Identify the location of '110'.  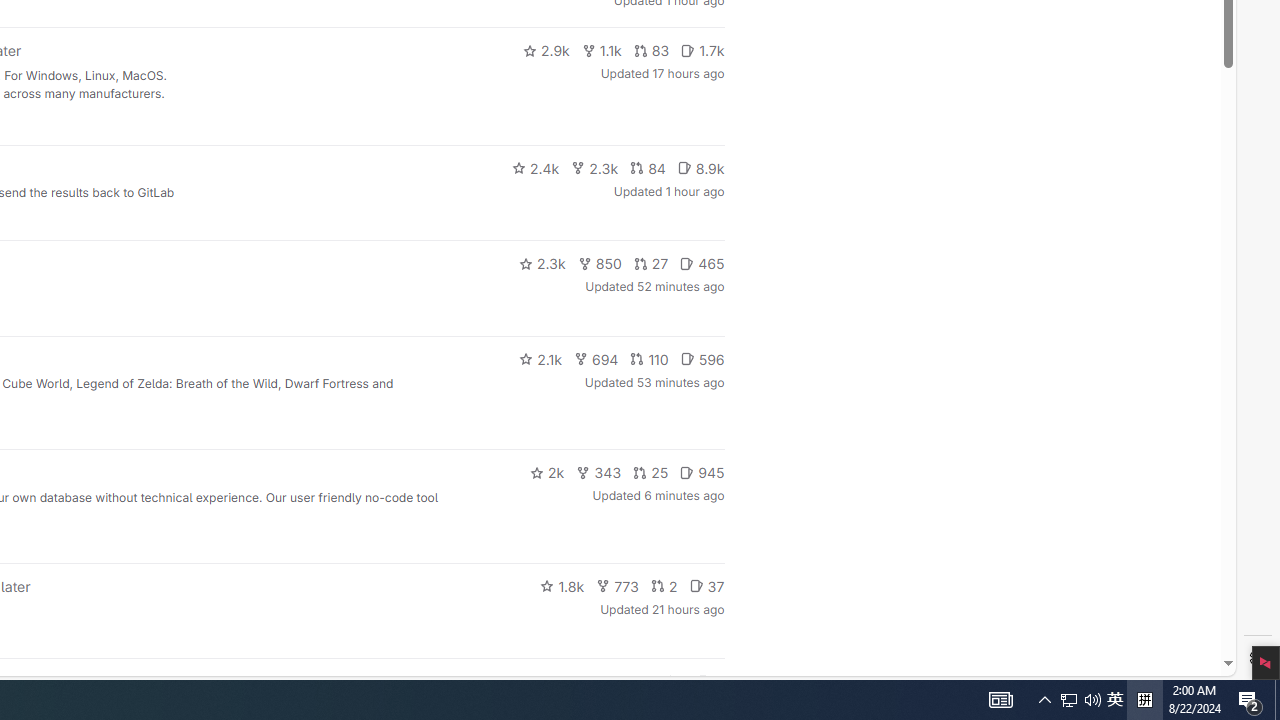
(649, 357).